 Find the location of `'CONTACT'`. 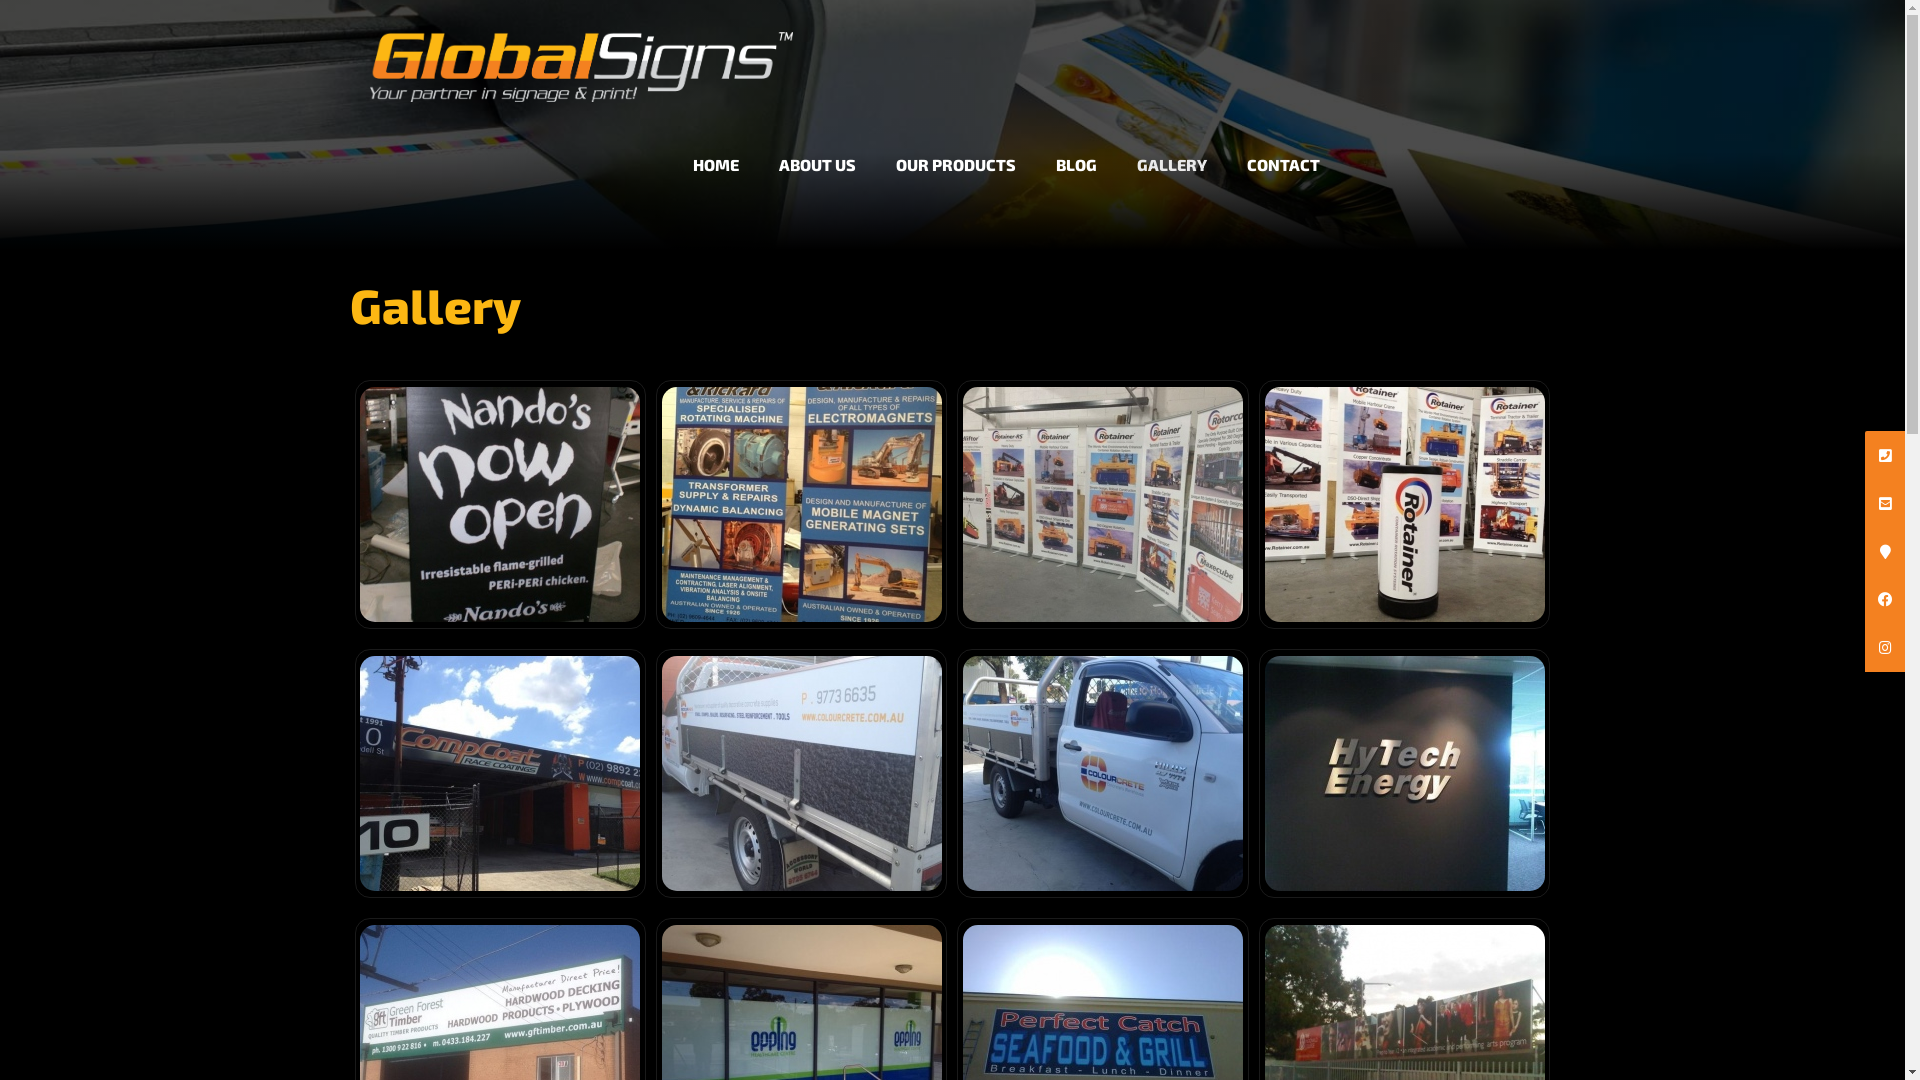

'CONTACT' is located at coordinates (1226, 146).